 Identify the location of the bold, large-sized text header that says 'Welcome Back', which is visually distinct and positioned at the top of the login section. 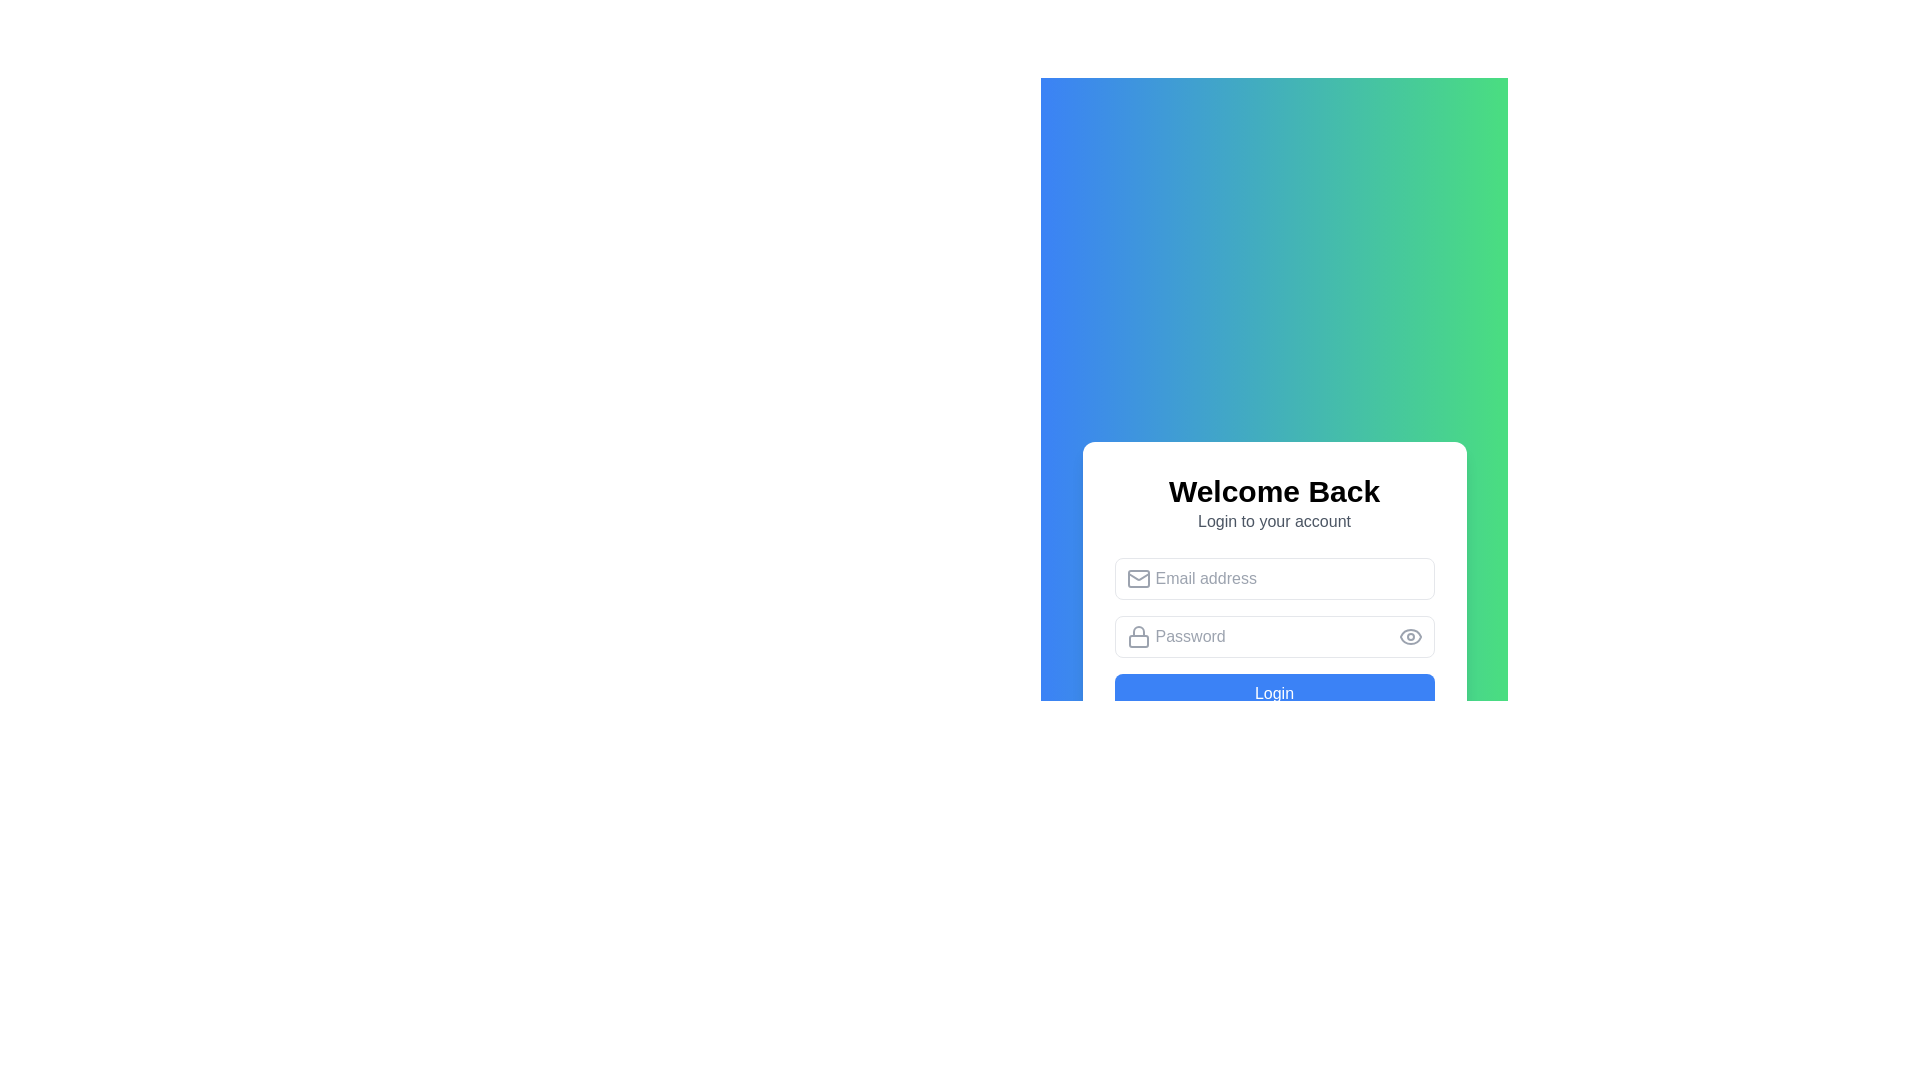
(1273, 492).